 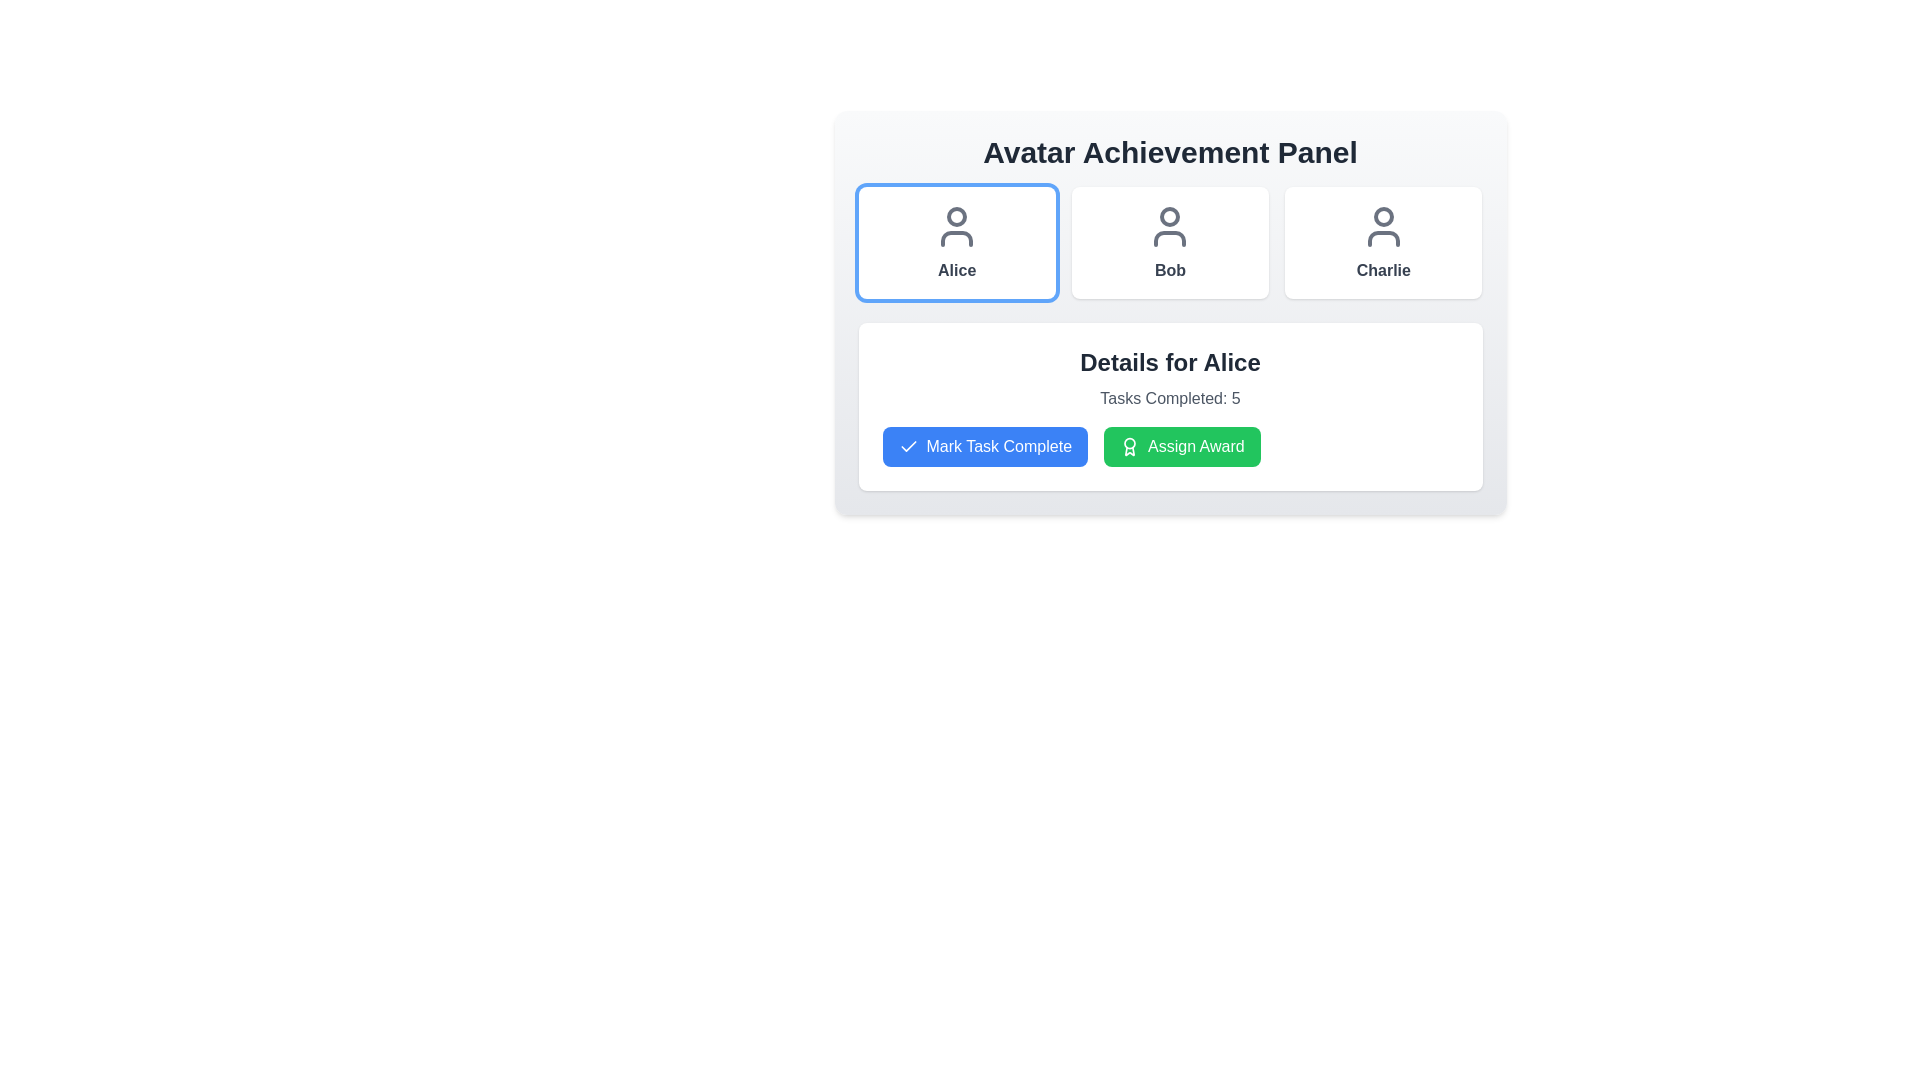 What do you see at coordinates (1170, 362) in the screenshot?
I see `text from the Text Label that serves as a title or heading for the selected user, Alice, located in the avatar panel above the 'Tasks Completed' label` at bounding box center [1170, 362].